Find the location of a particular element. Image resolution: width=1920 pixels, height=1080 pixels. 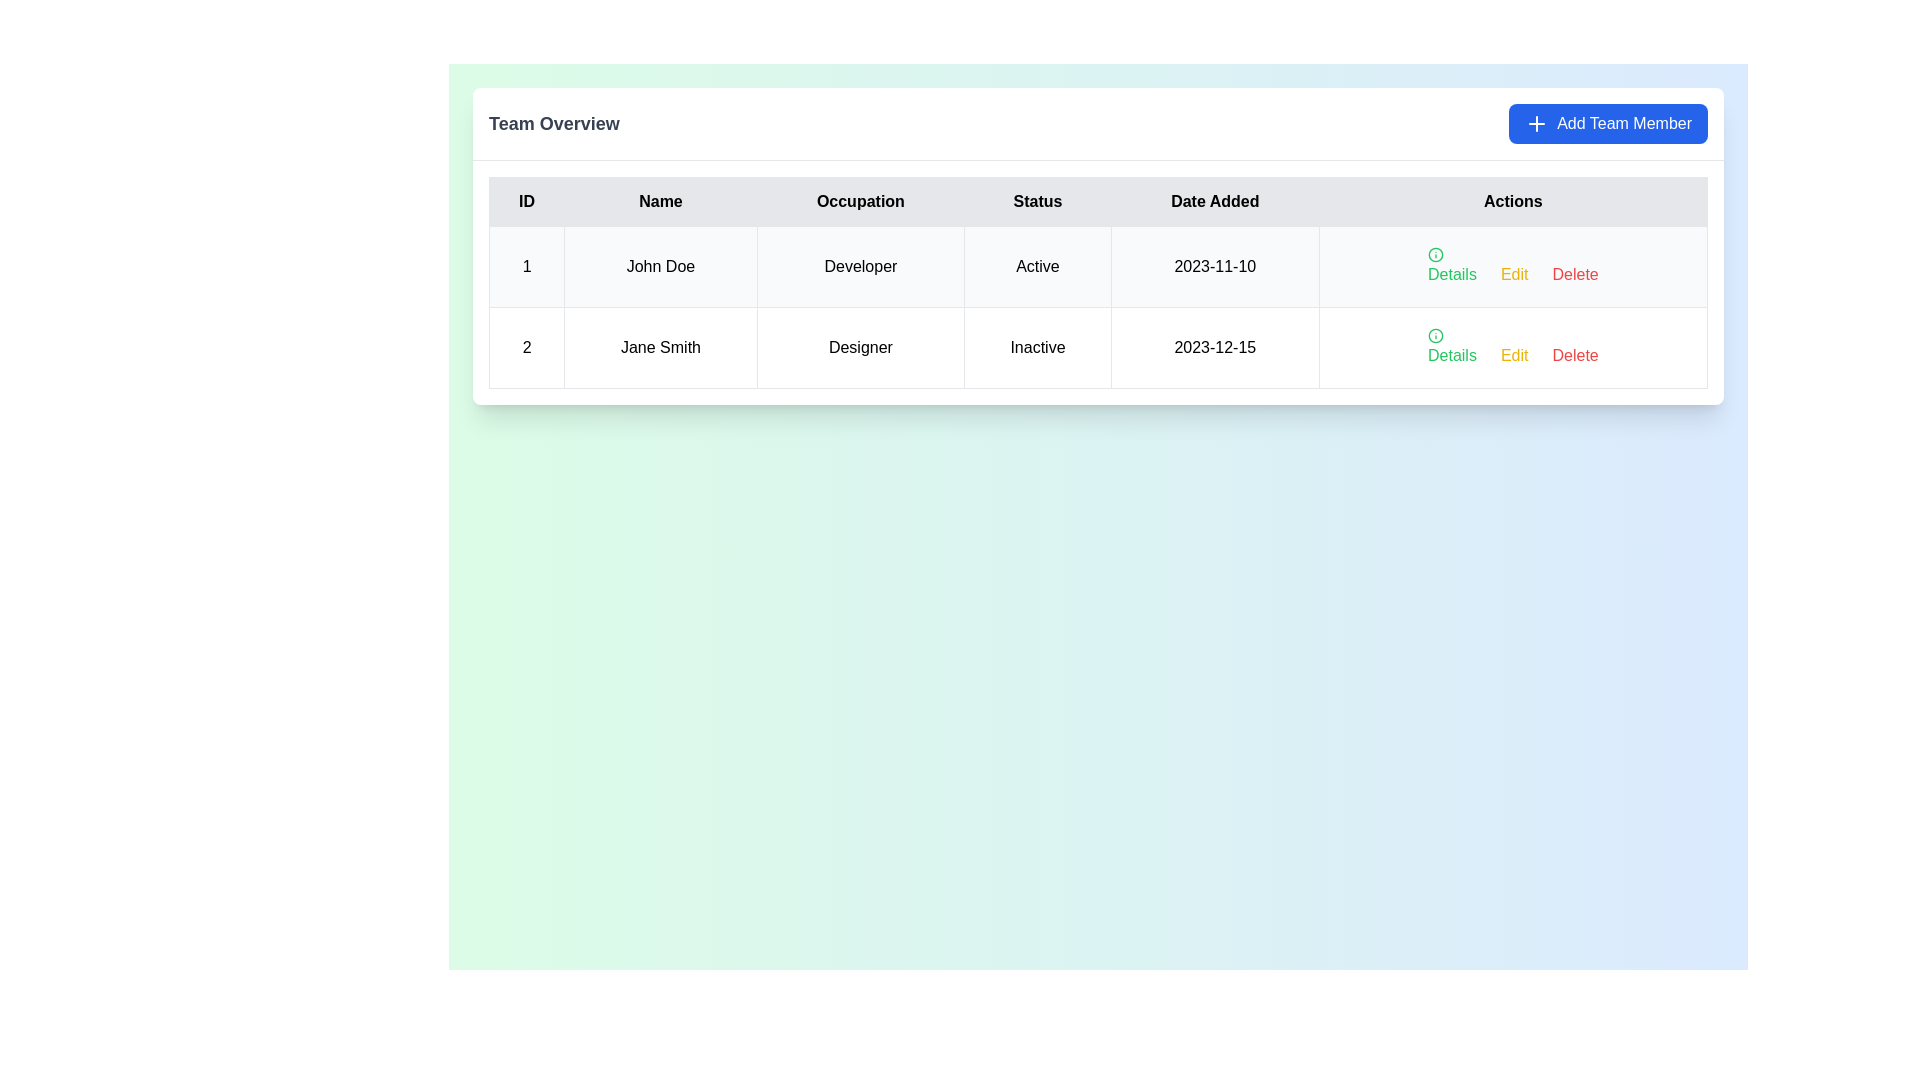

text label 'Name' in the tabular header, which is styled with a bold font and located in the second column between 'ID' and 'Occupation' is located at coordinates (661, 201).